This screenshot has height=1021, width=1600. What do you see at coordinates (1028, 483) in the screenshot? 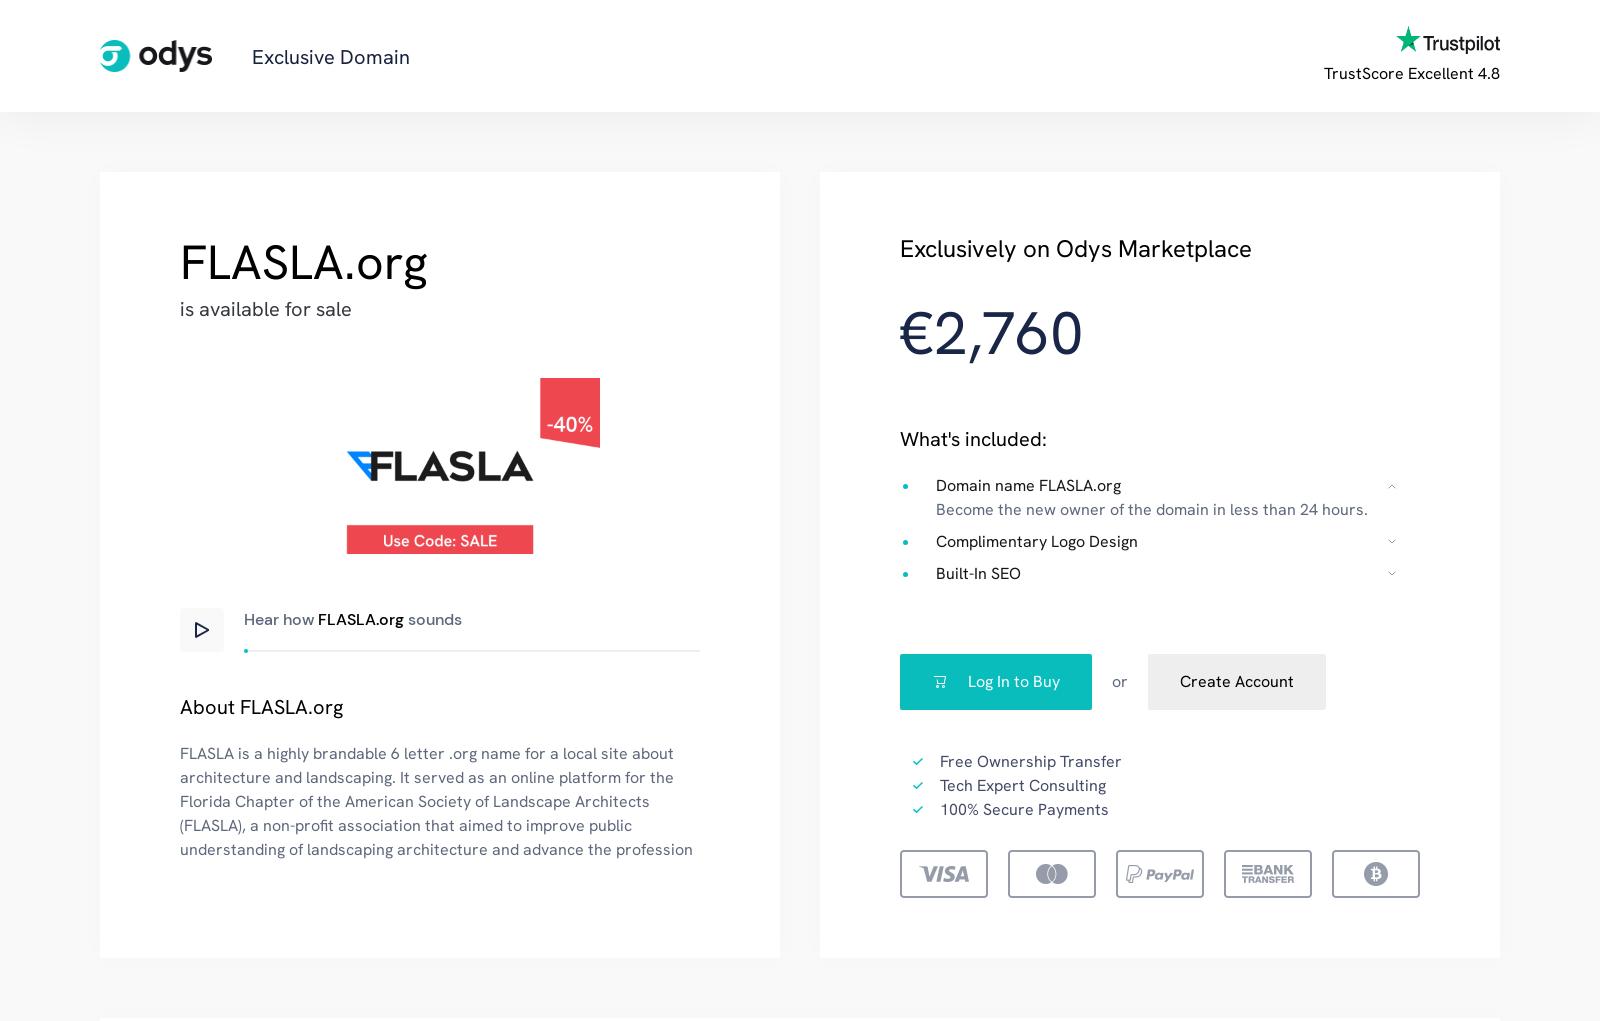
I see `'Domain name FLASLA.org'` at bounding box center [1028, 483].